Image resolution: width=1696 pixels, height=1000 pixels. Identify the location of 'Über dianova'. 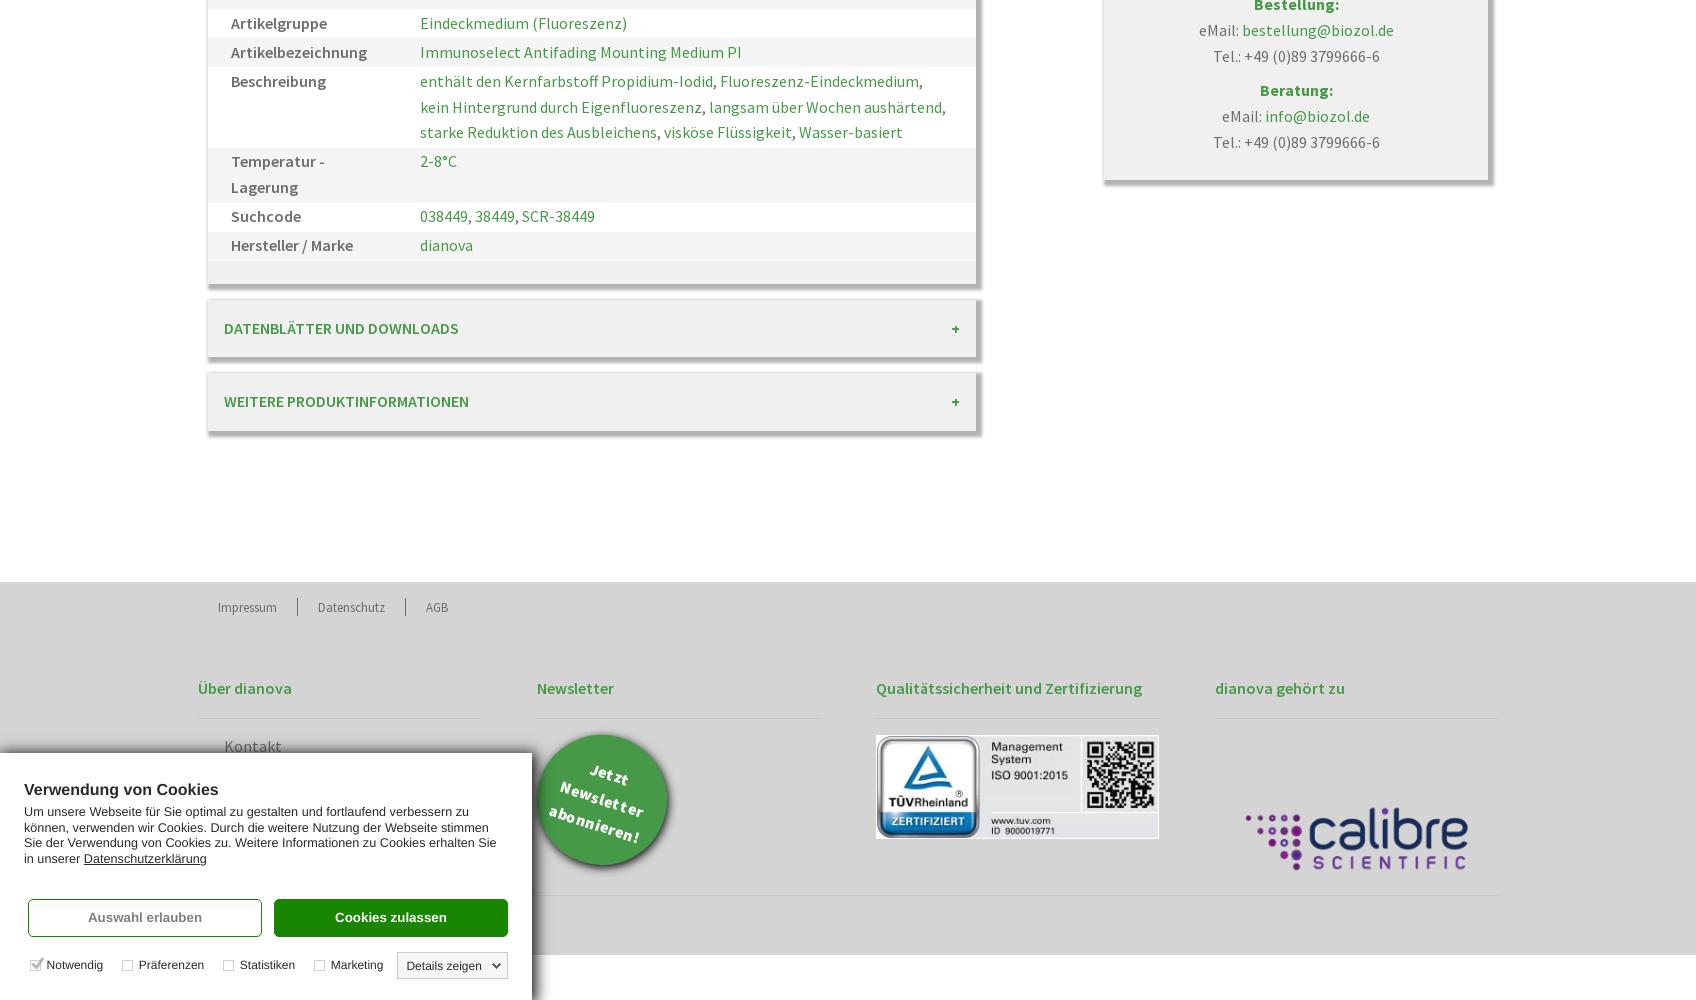
(244, 687).